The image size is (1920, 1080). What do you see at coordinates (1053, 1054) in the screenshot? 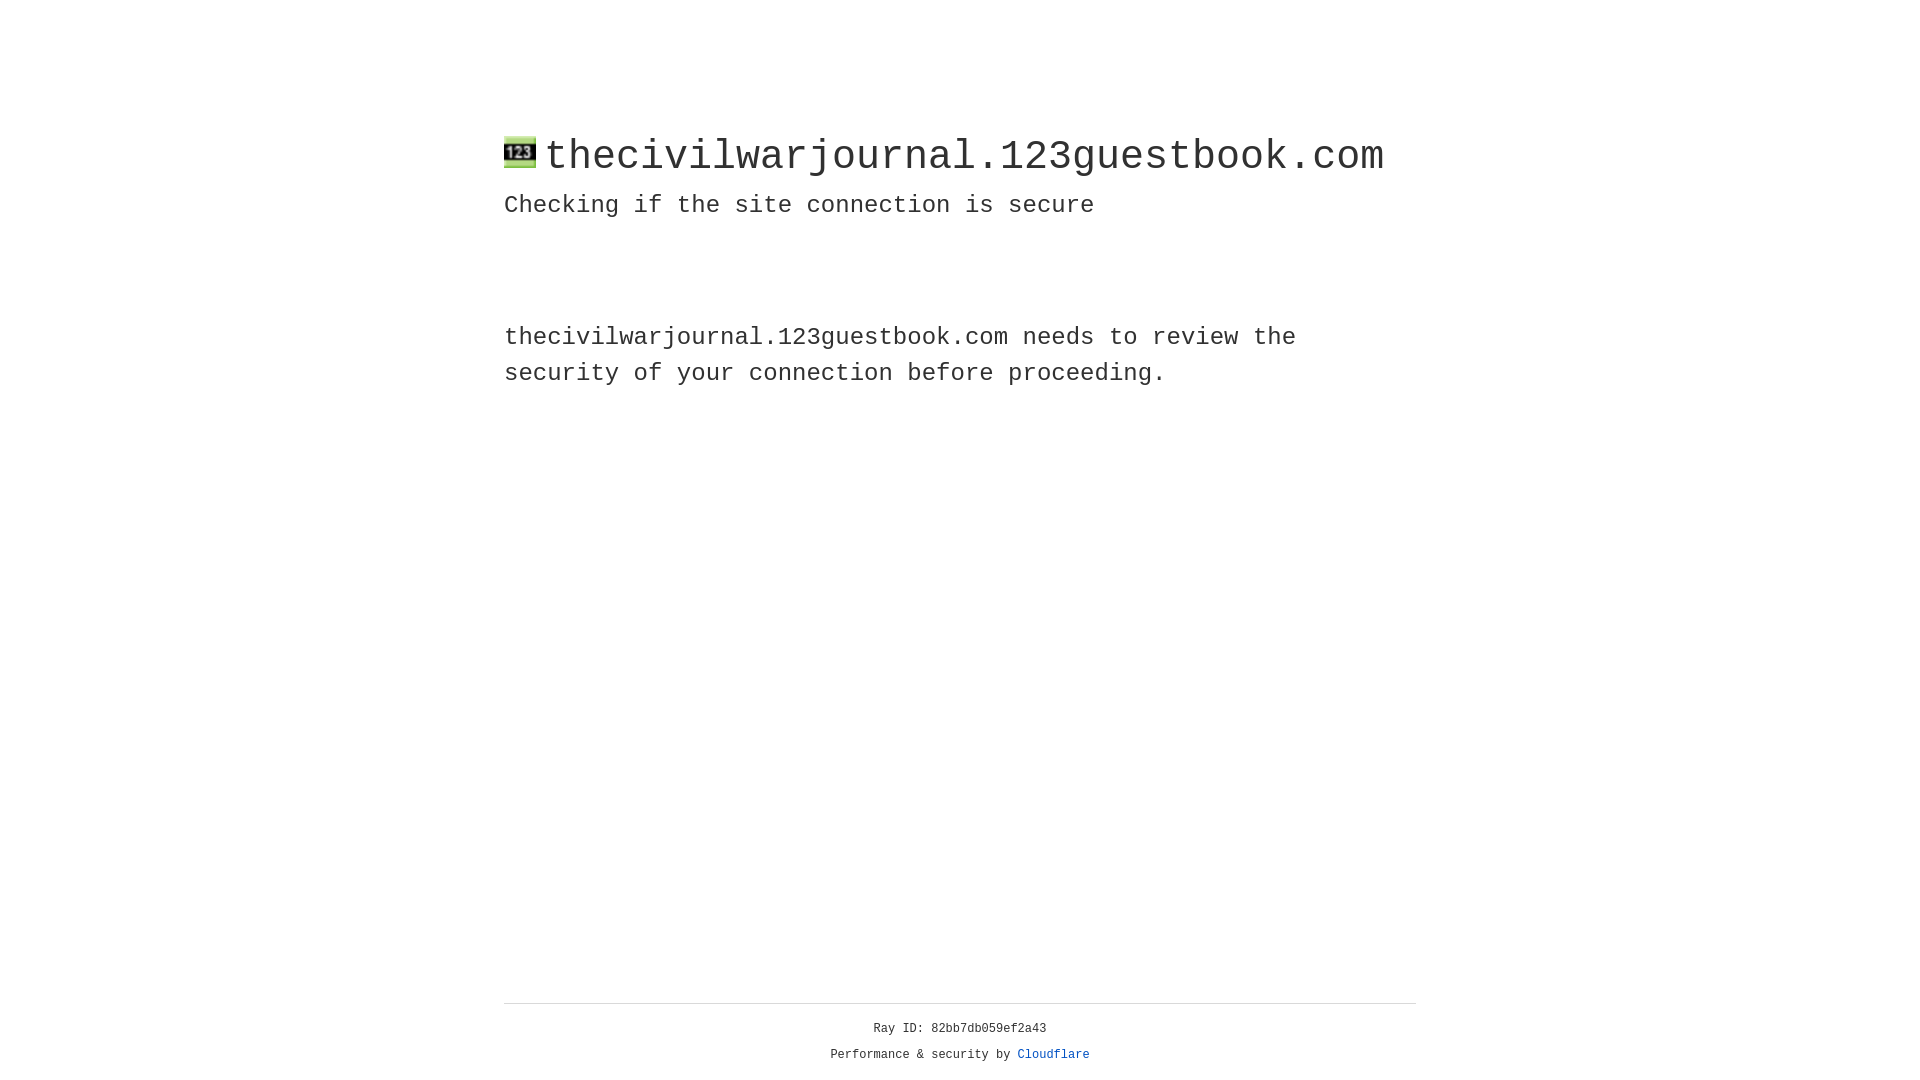
I see `'Cloudflare'` at bounding box center [1053, 1054].